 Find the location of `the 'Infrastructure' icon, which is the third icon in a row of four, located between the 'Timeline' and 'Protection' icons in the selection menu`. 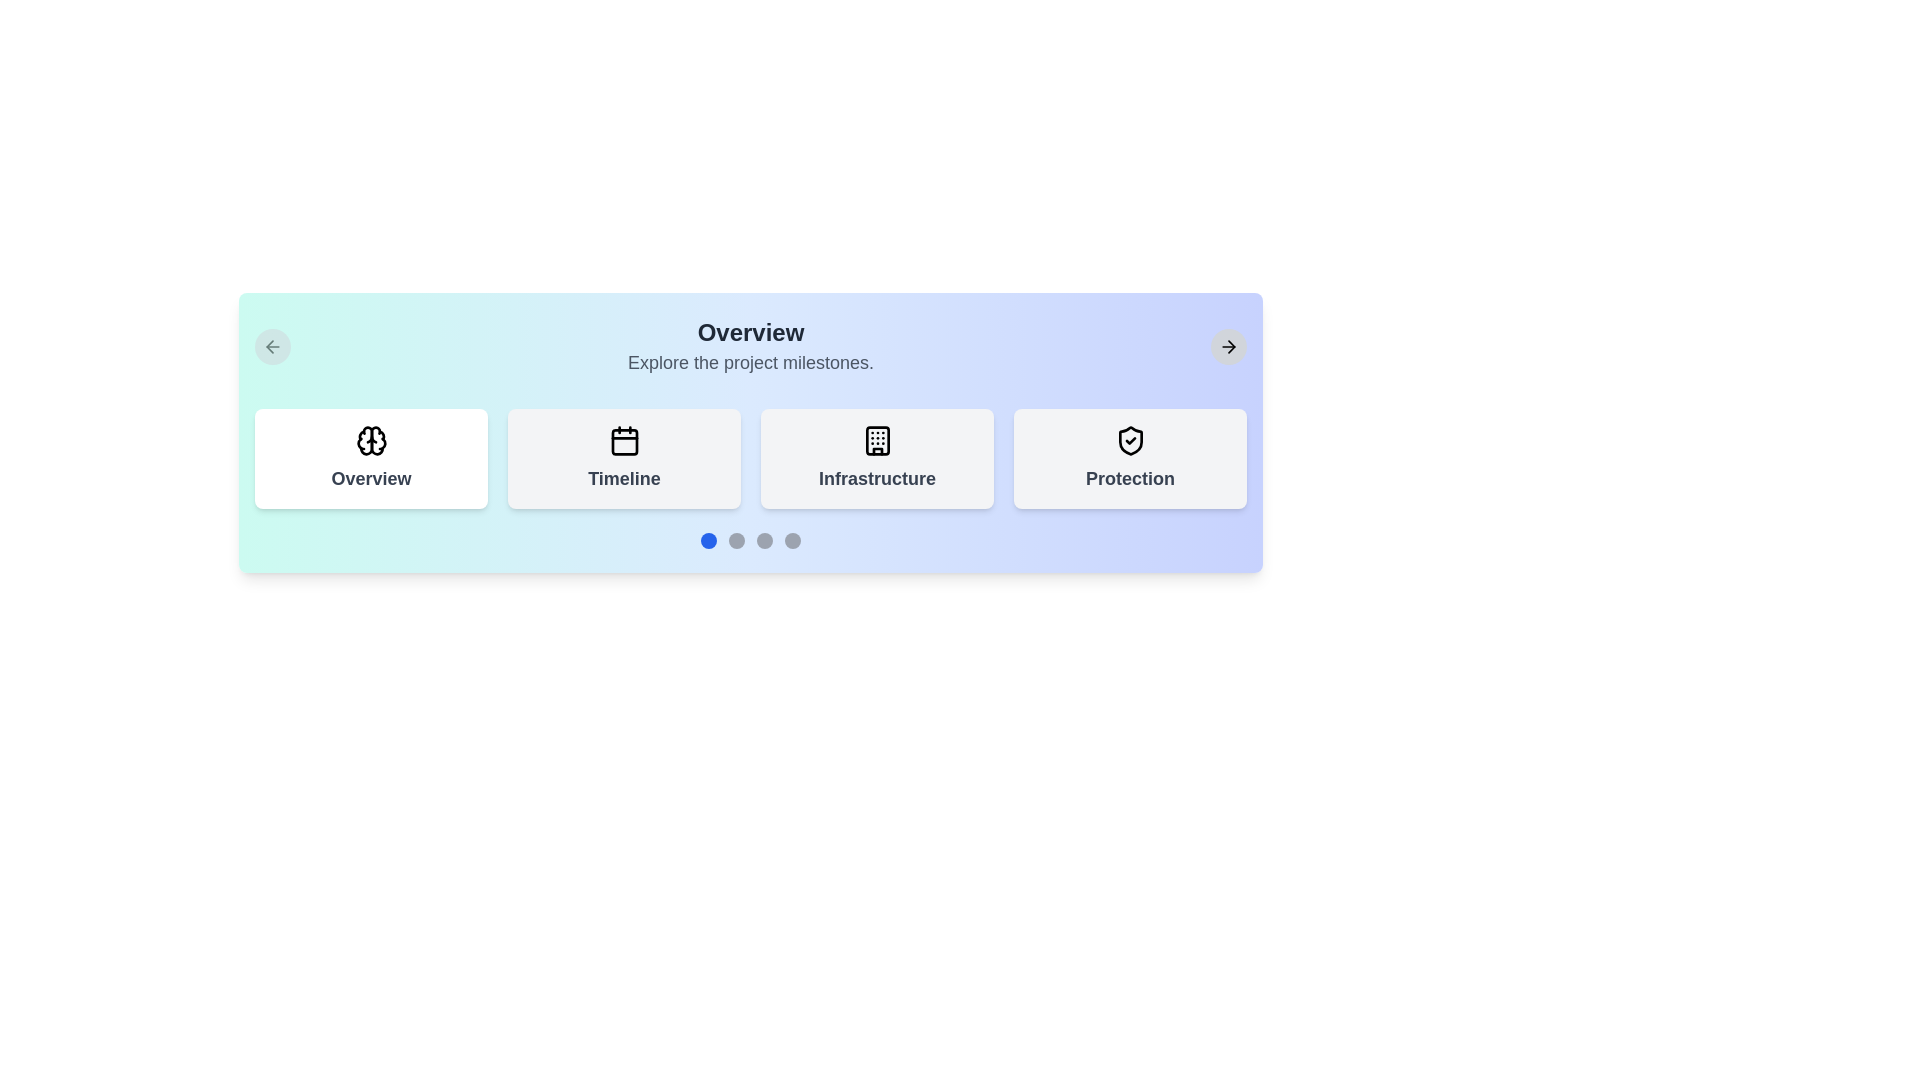

the 'Infrastructure' icon, which is the third icon in a row of four, located between the 'Timeline' and 'Protection' icons in the selection menu is located at coordinates (877, 439).